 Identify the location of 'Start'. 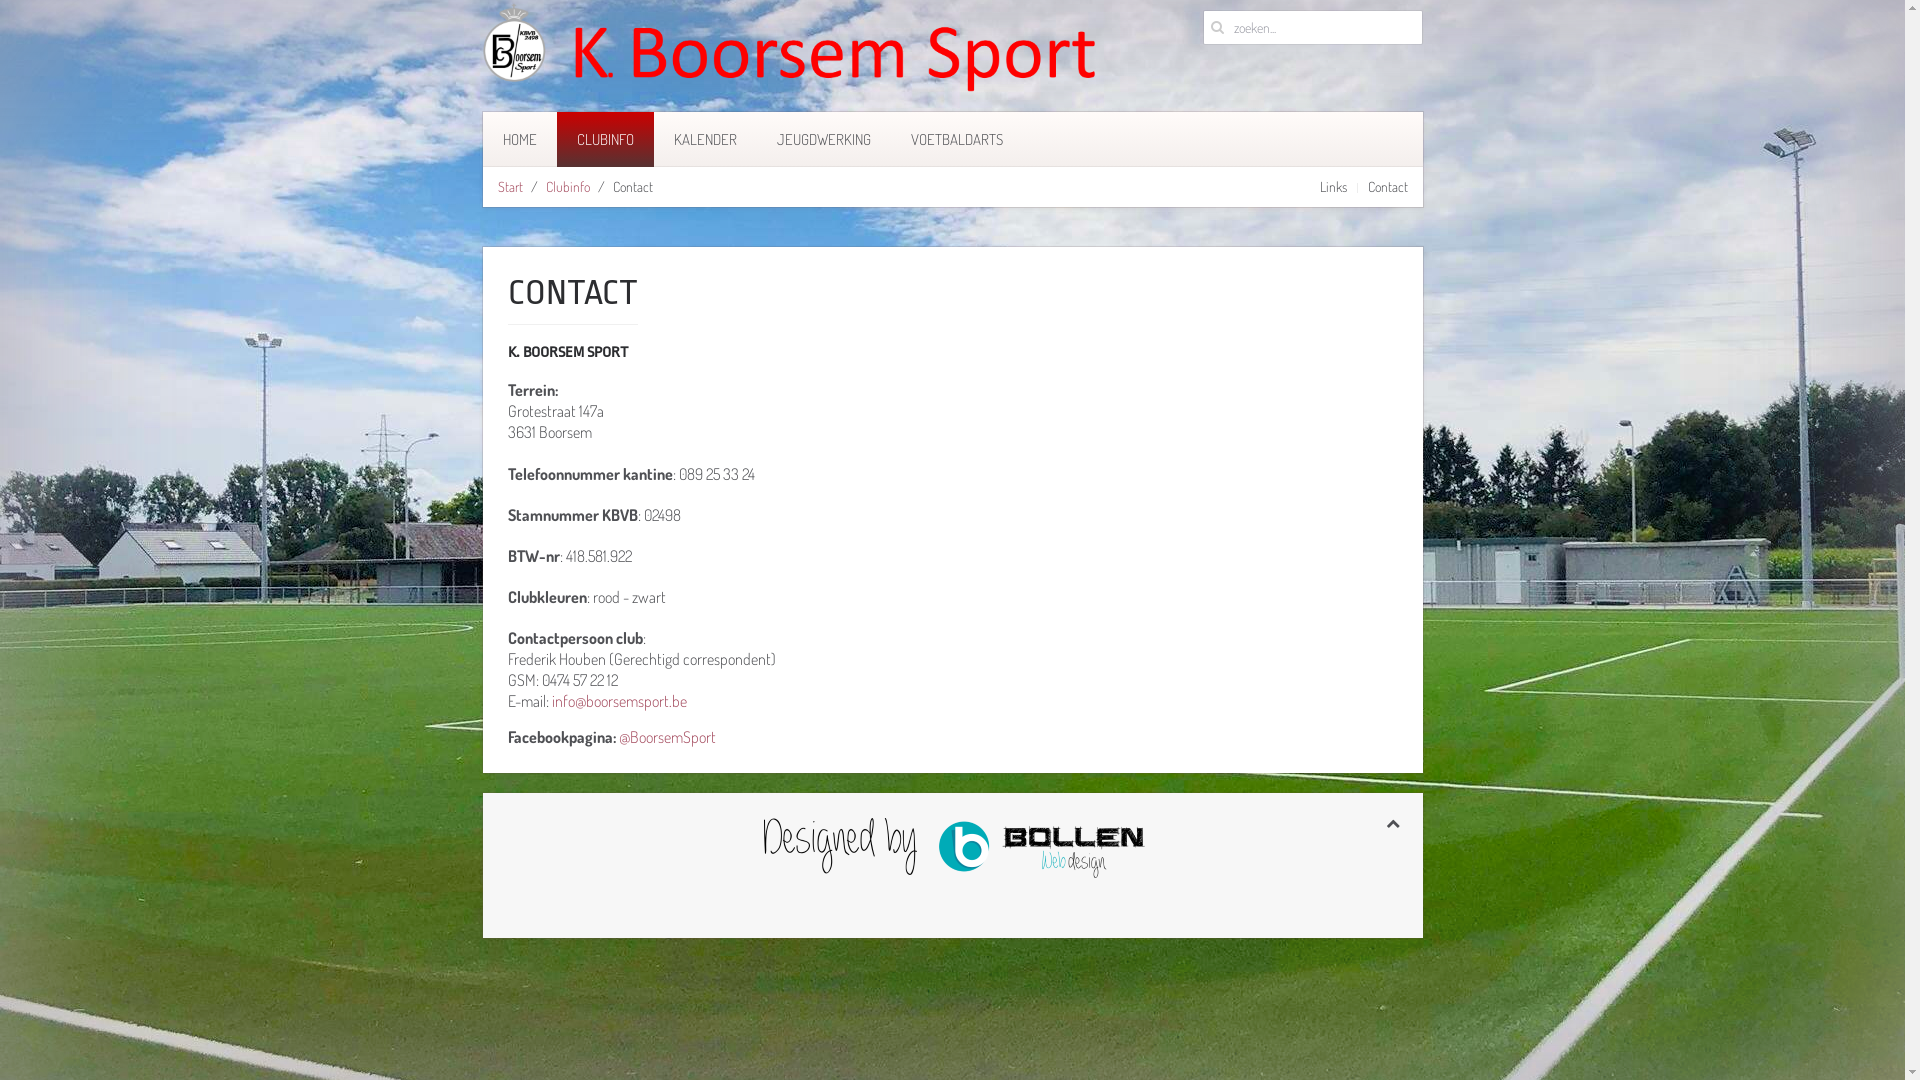
(510, 186).